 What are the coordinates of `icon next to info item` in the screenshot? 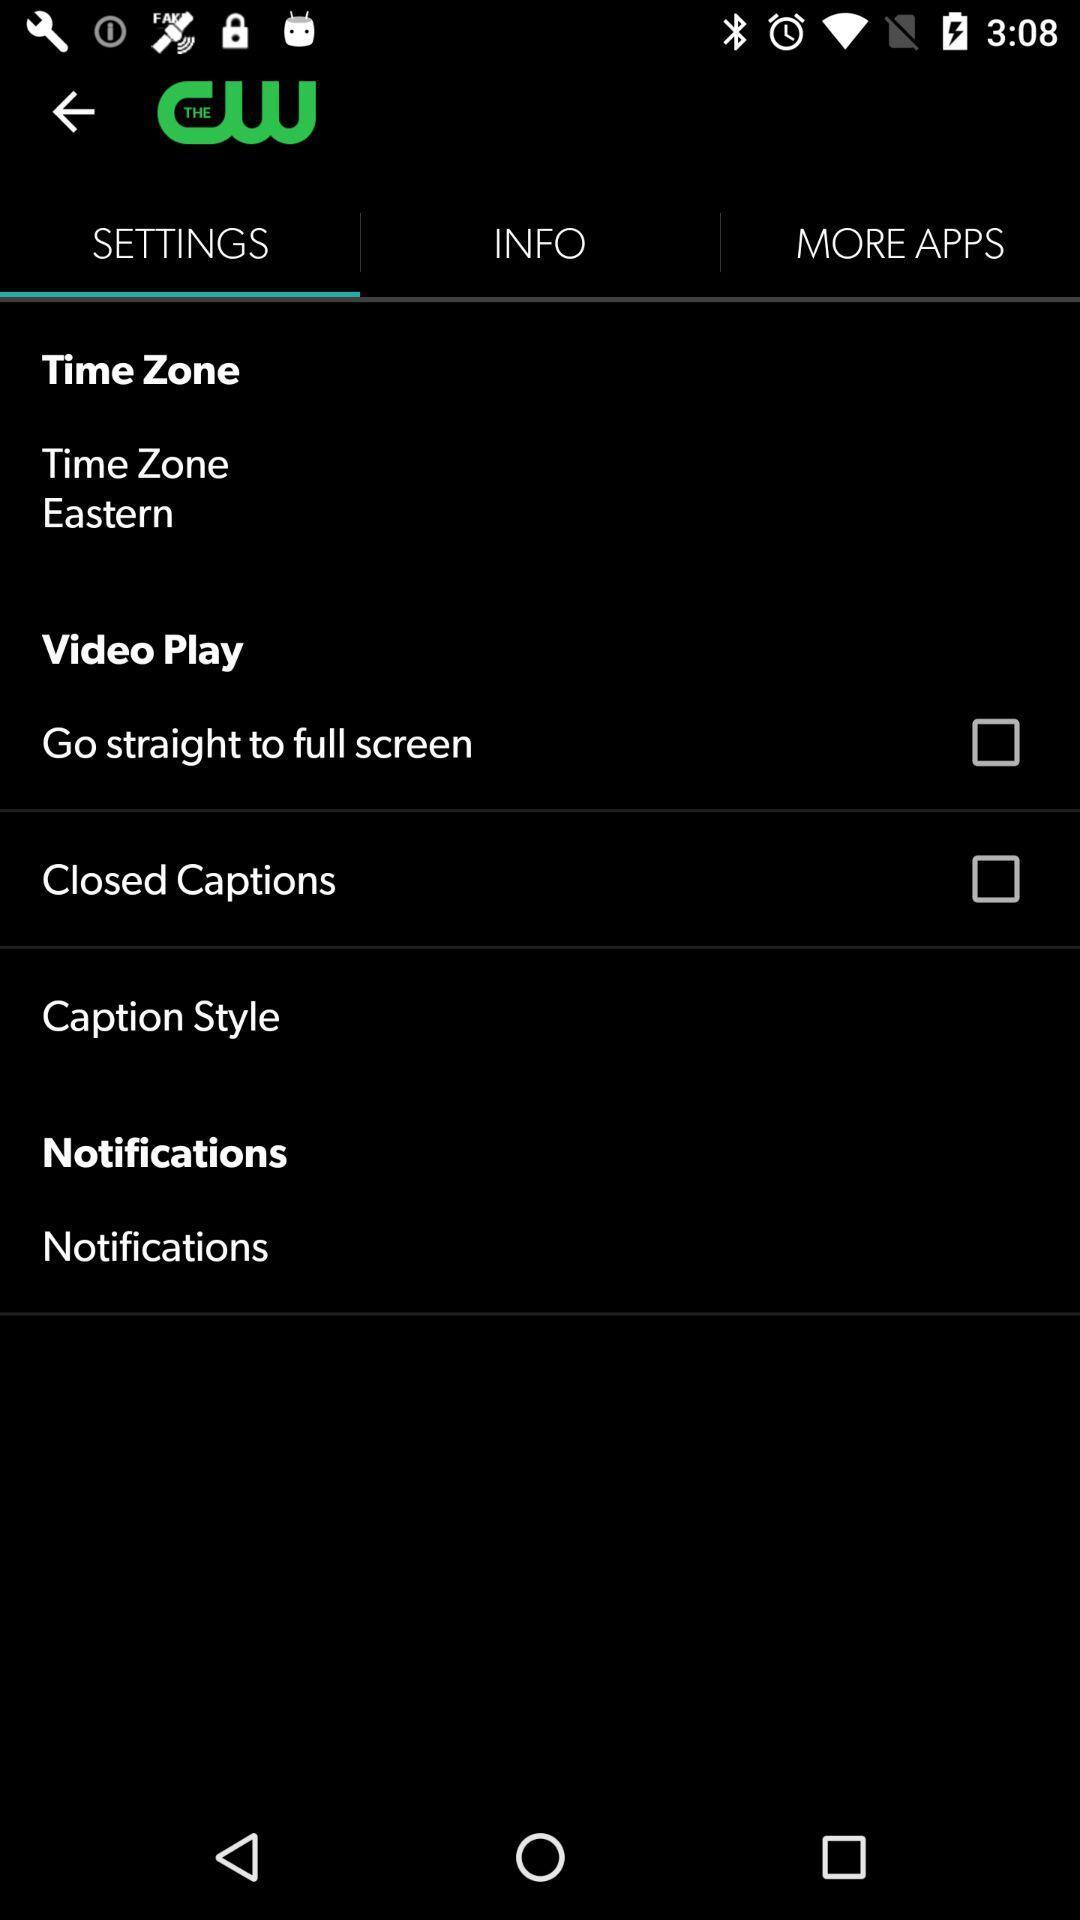 It's located at (898, 242).